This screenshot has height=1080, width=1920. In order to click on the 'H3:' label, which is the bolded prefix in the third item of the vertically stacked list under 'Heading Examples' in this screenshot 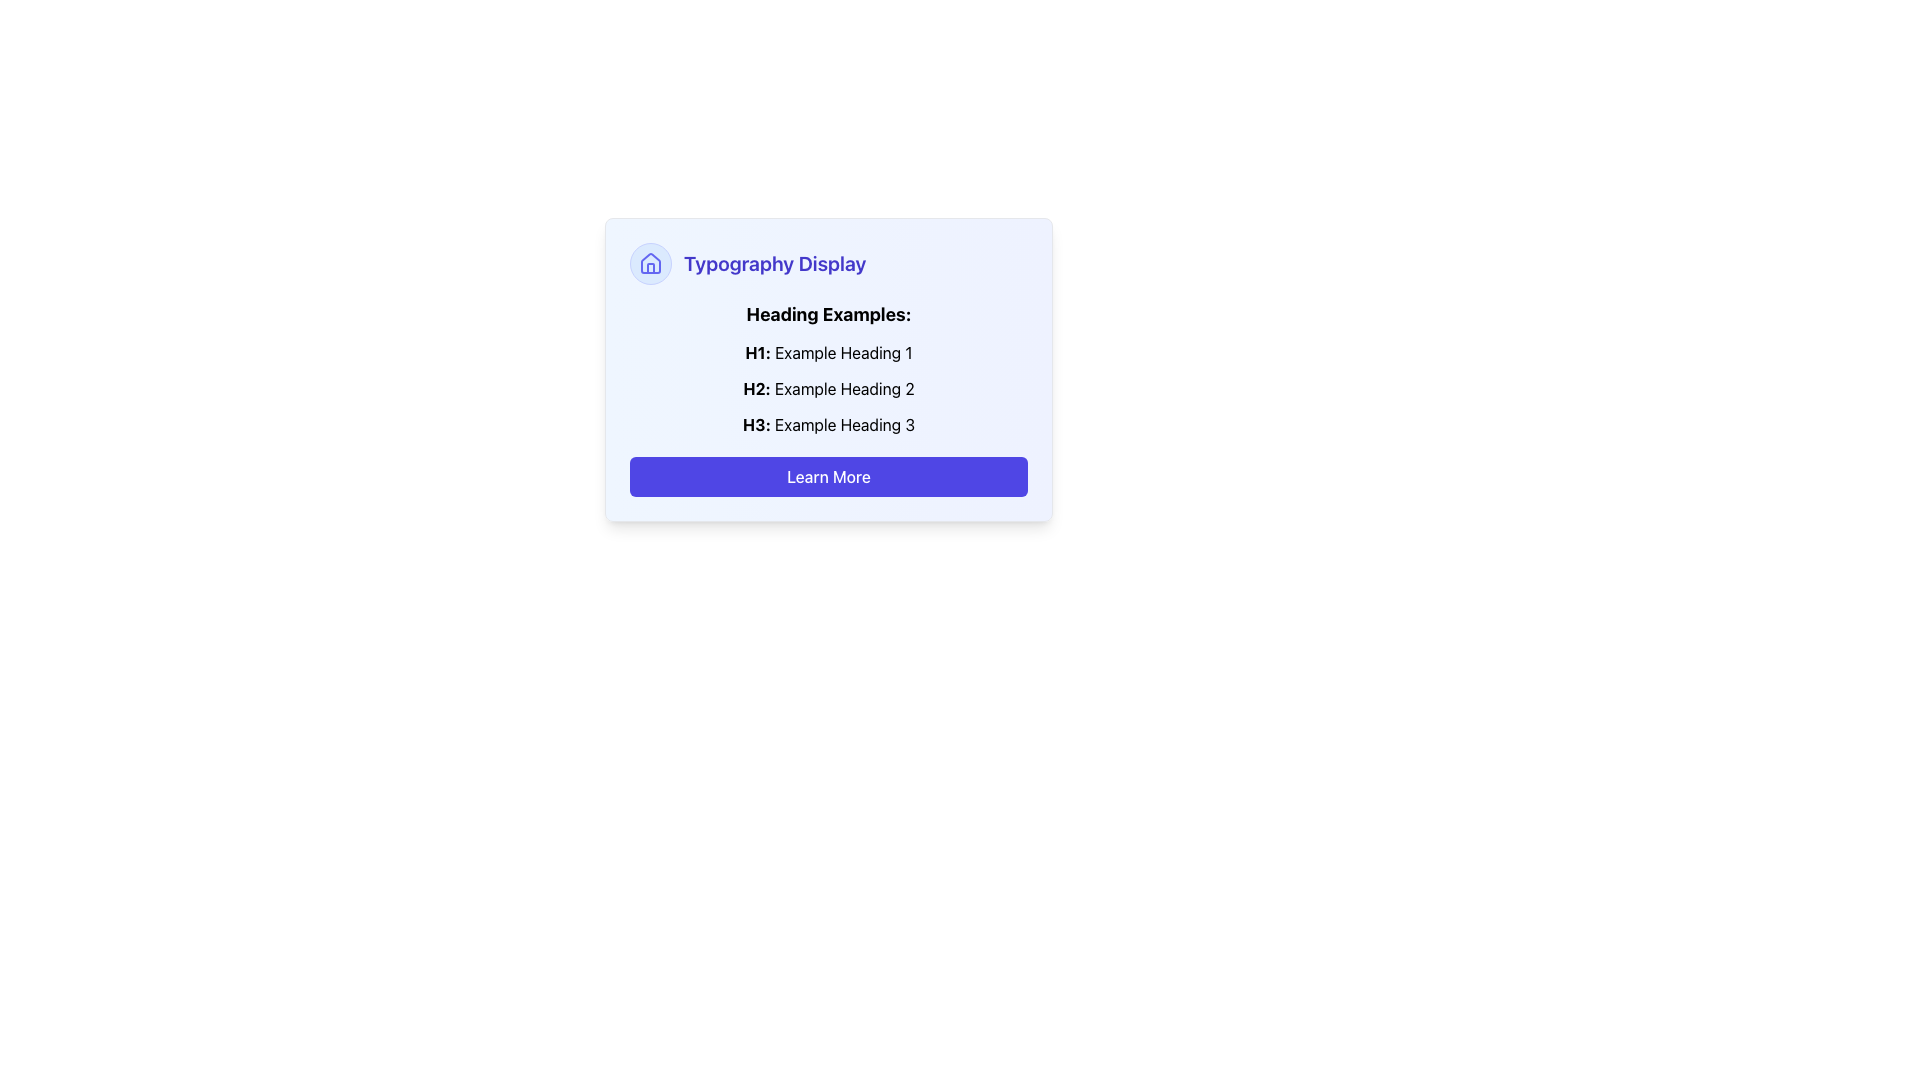, I will do `click(755, 423)`.